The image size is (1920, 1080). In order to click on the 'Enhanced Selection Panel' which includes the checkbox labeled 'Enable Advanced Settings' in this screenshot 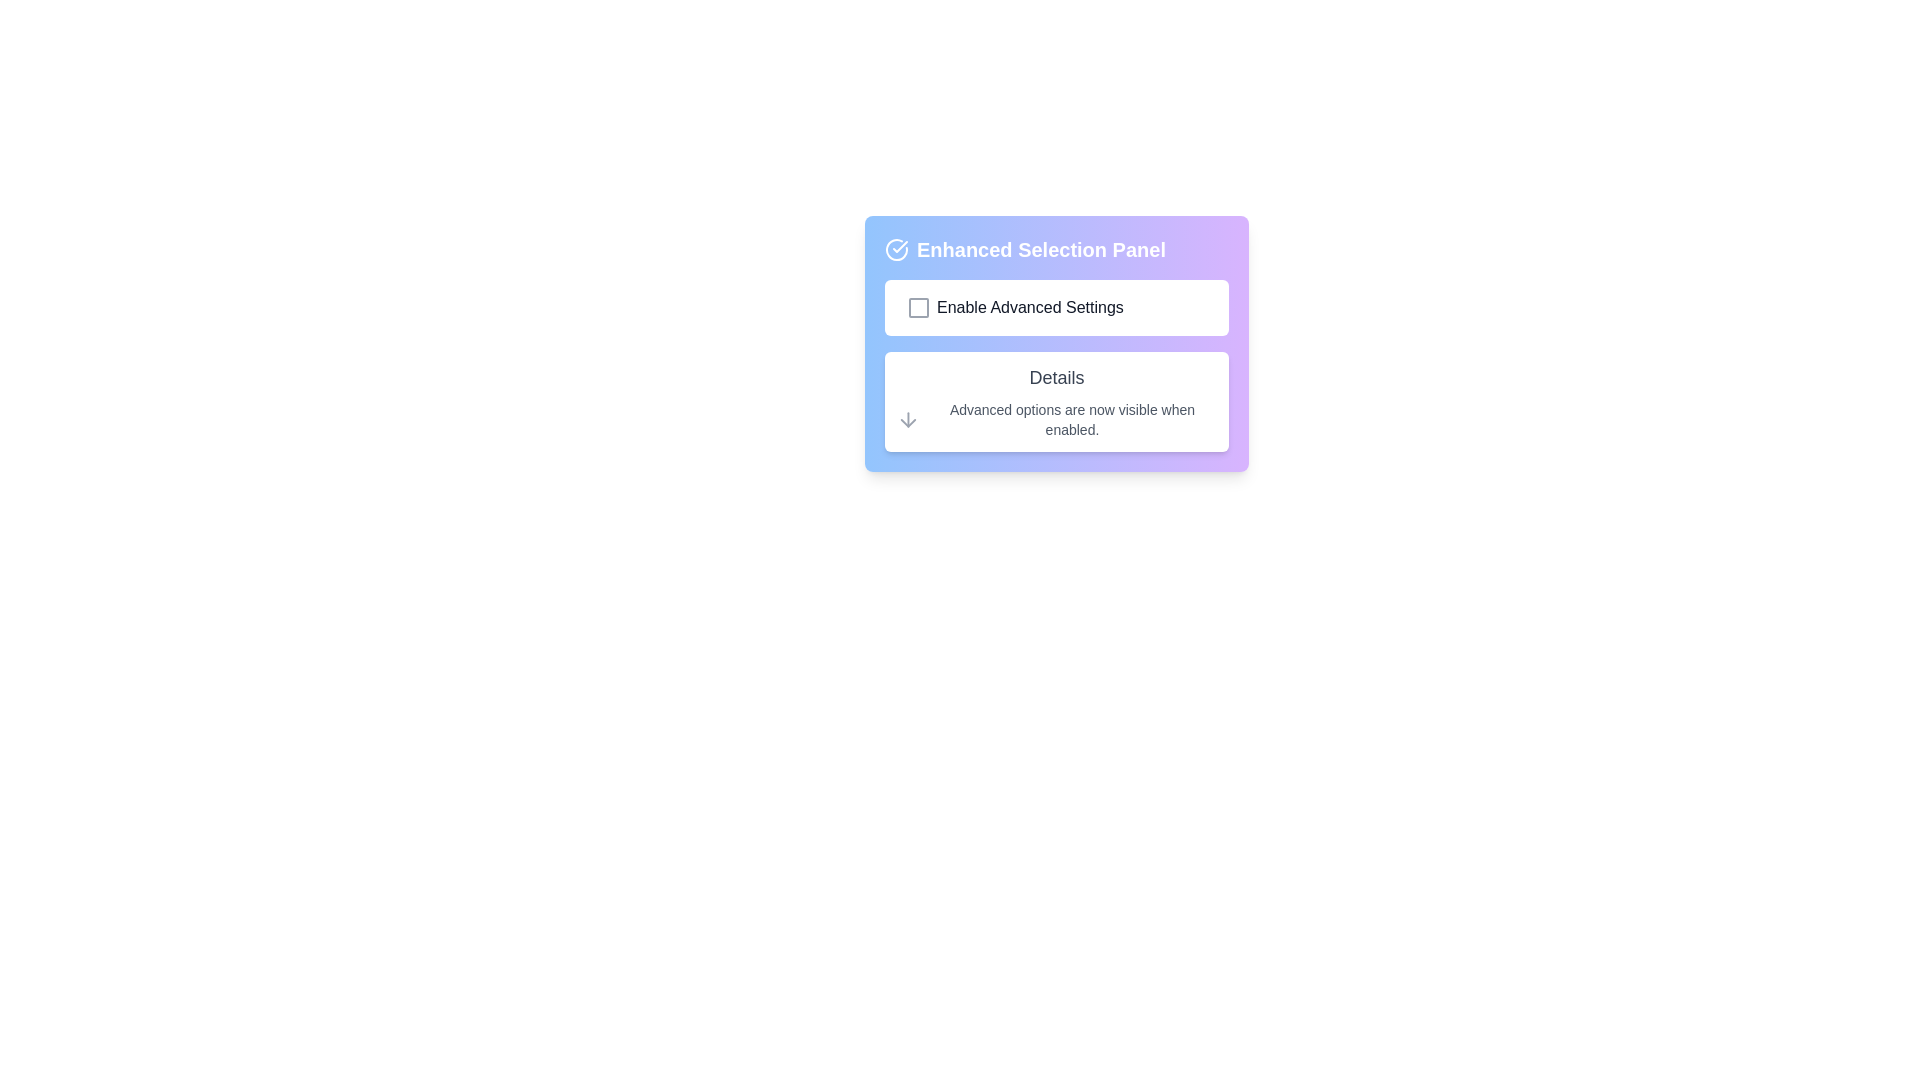, I will do `click(1055, 342)`.